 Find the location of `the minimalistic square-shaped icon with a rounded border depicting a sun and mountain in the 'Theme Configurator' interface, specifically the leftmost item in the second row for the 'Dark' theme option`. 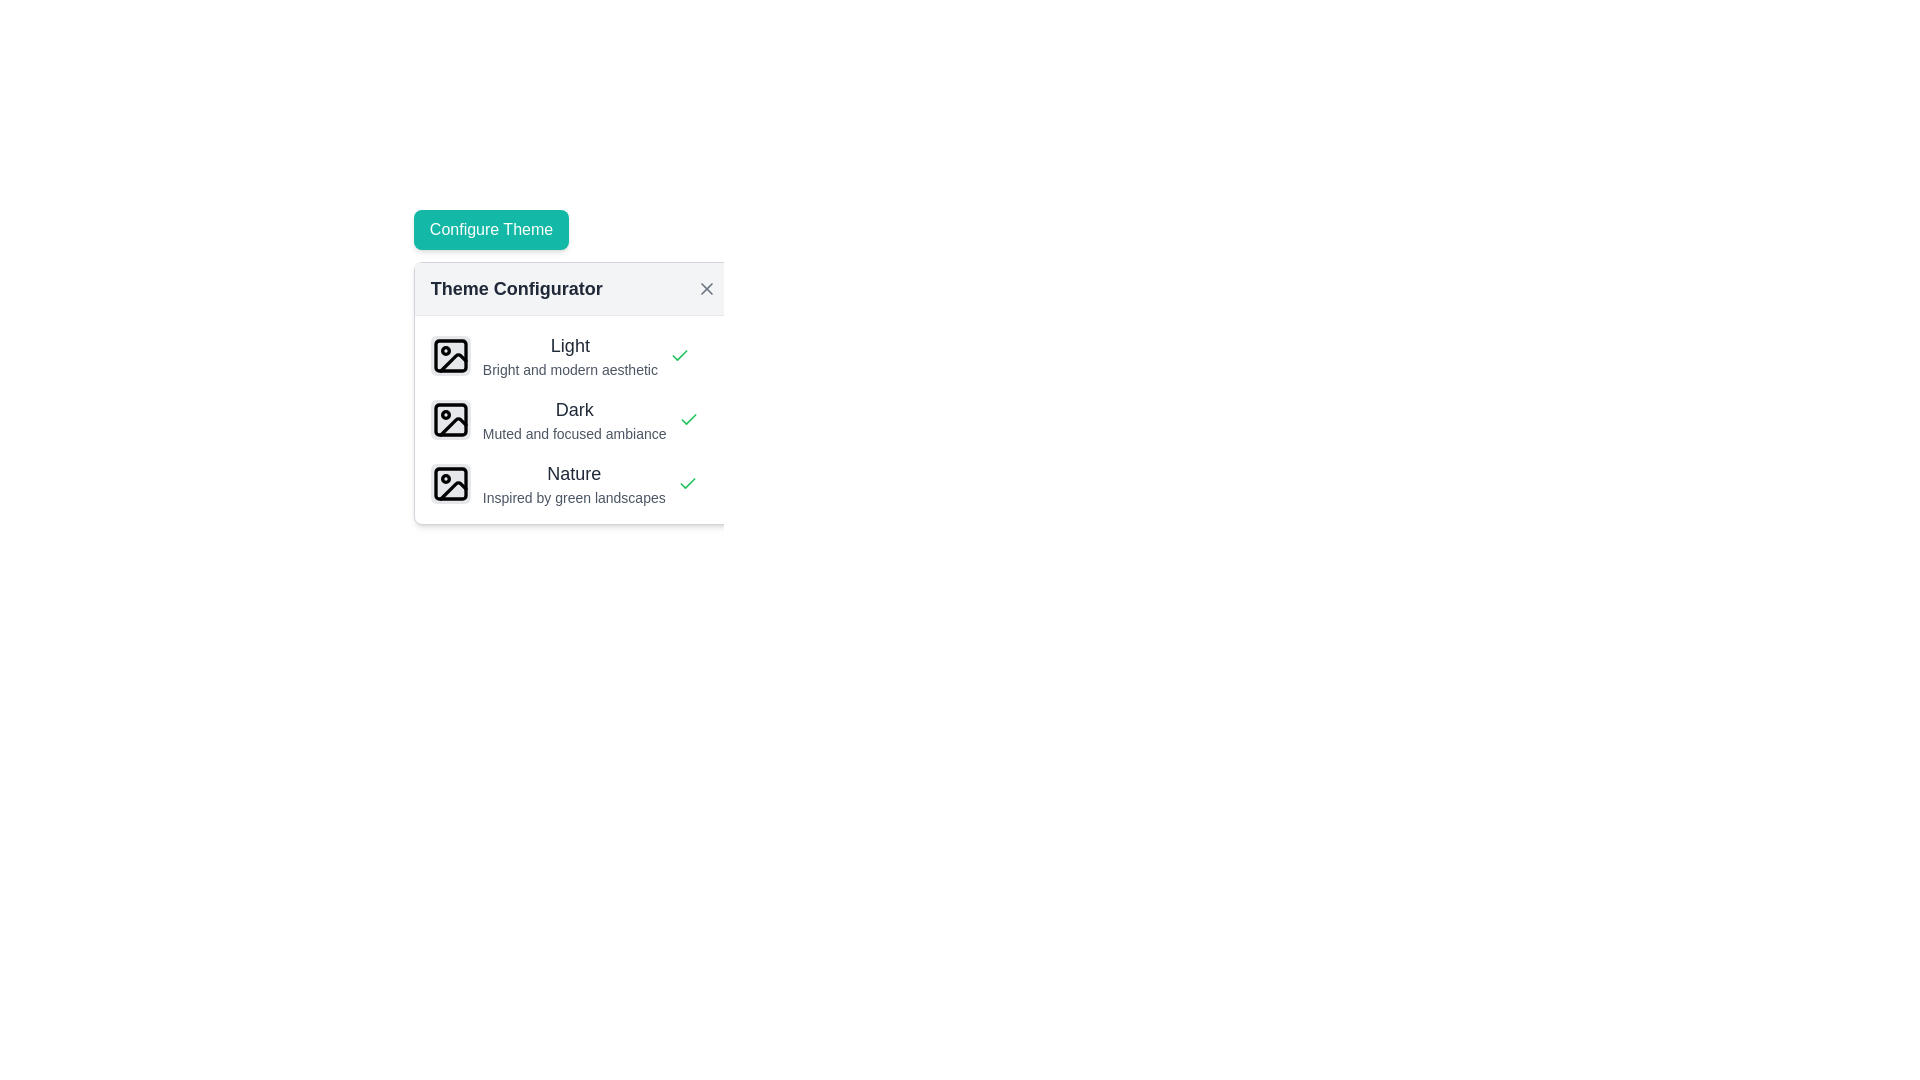

the minimalistic square-shaped icon with a rounded border depicting a sun and mountain in the 'Theme Configurator' interface, specifically the leftmost item in the second row for the 'Dark' theme option is located at coordinates (449, 419).